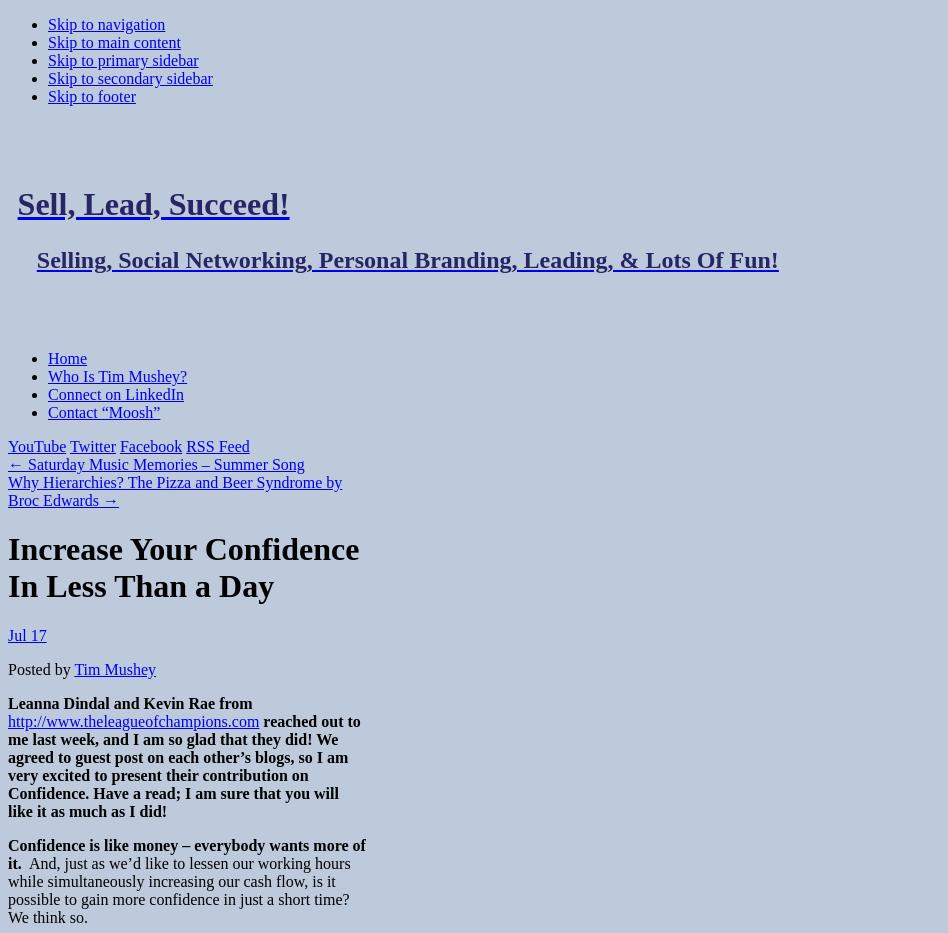 This screenshot has height=933, width=948. What do you see at coordinates (27, 633) in the screenshot?
I see `'Jul 17'` at bounding box center [27, 633].